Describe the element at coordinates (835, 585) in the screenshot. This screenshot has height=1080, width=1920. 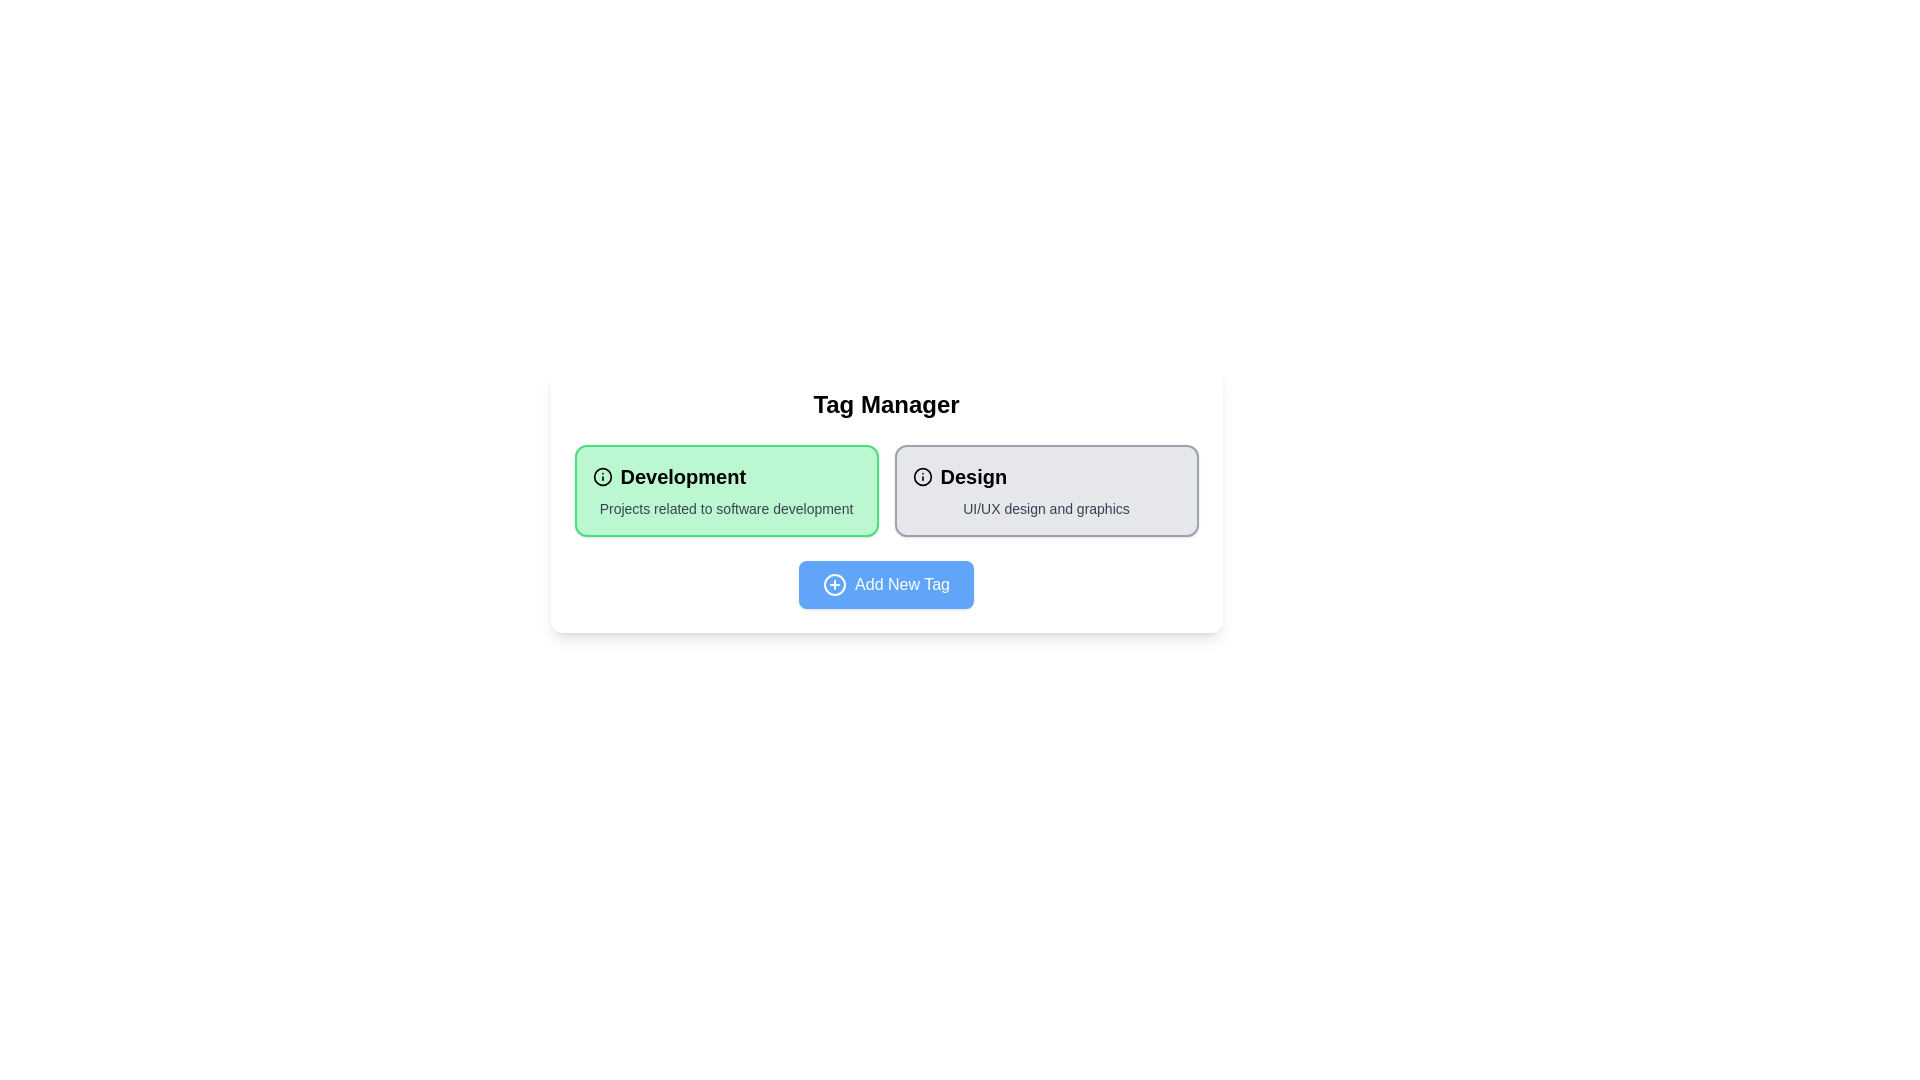
I see `the circular blue boundary of the 'Add New Tag' button, which is centrally located below the main content box` at that location.